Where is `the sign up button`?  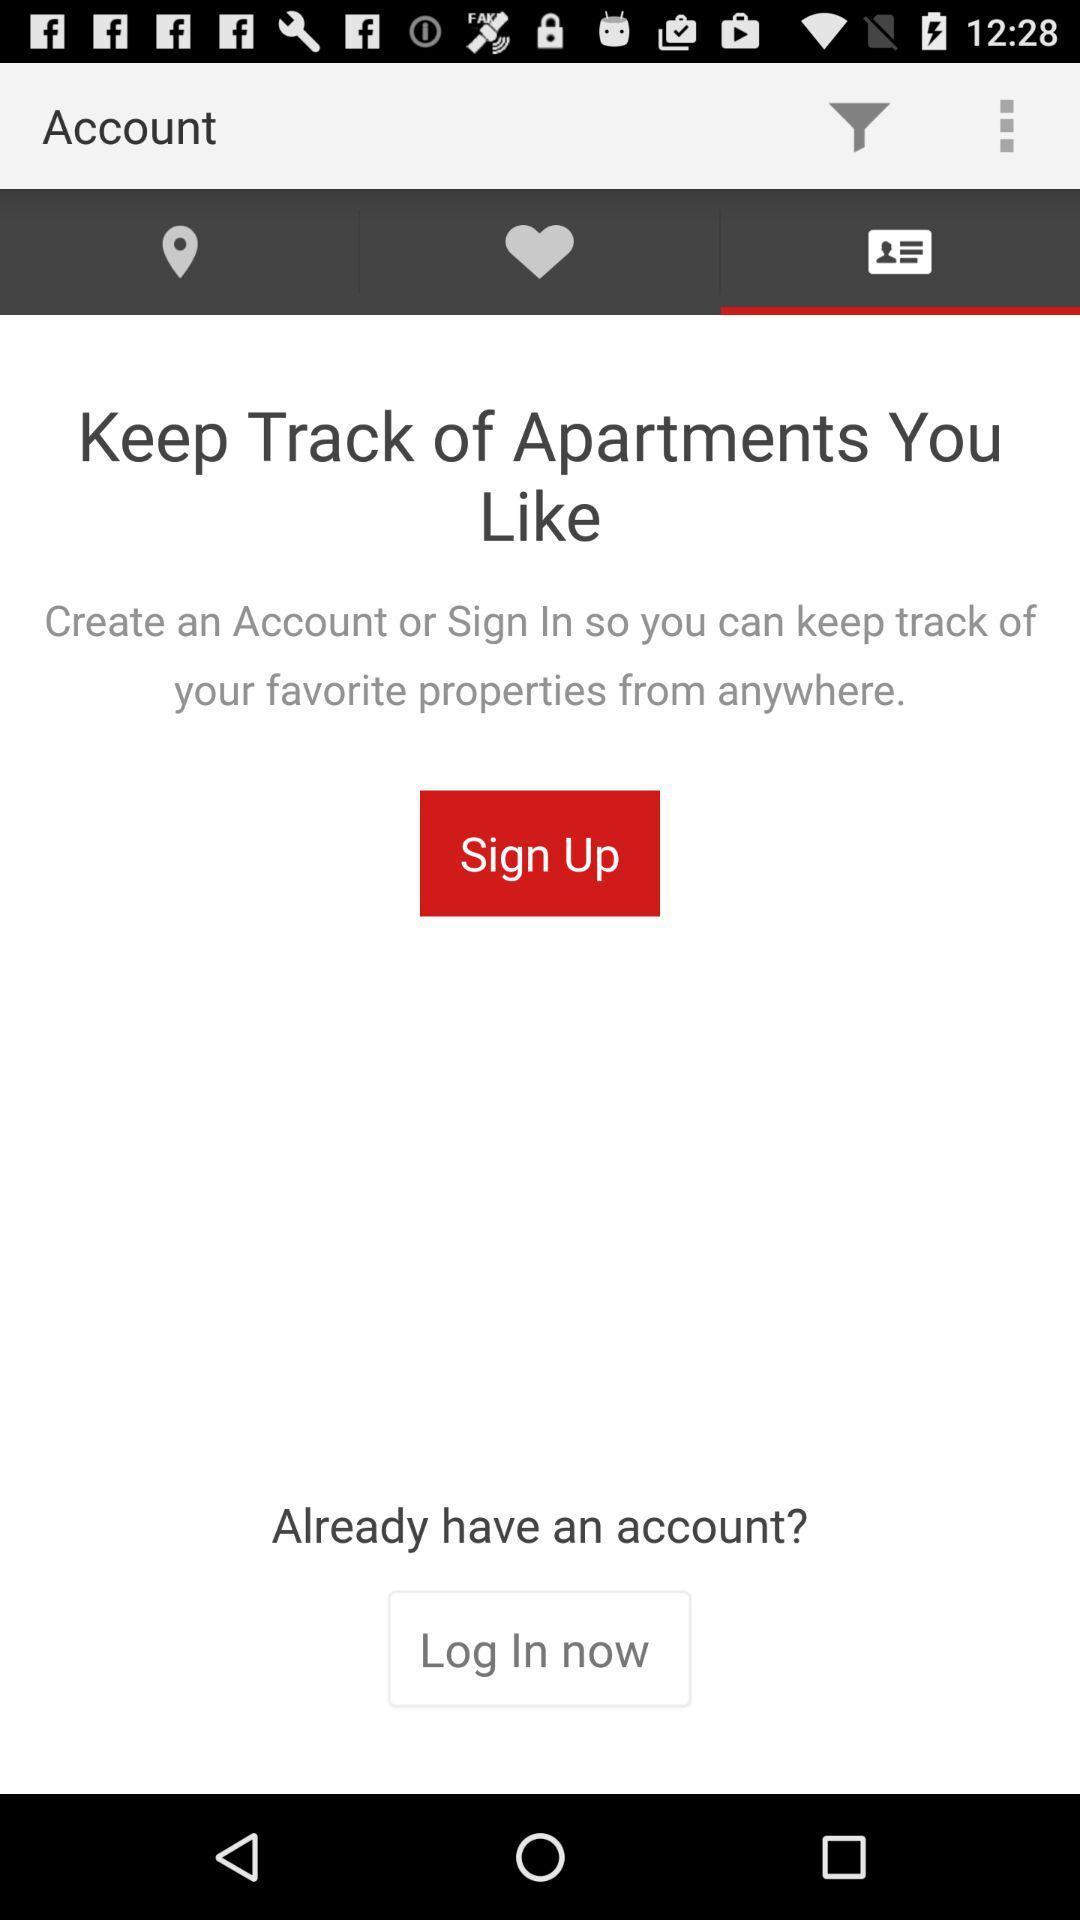 the sign up button is located at coordinates (540, 853).